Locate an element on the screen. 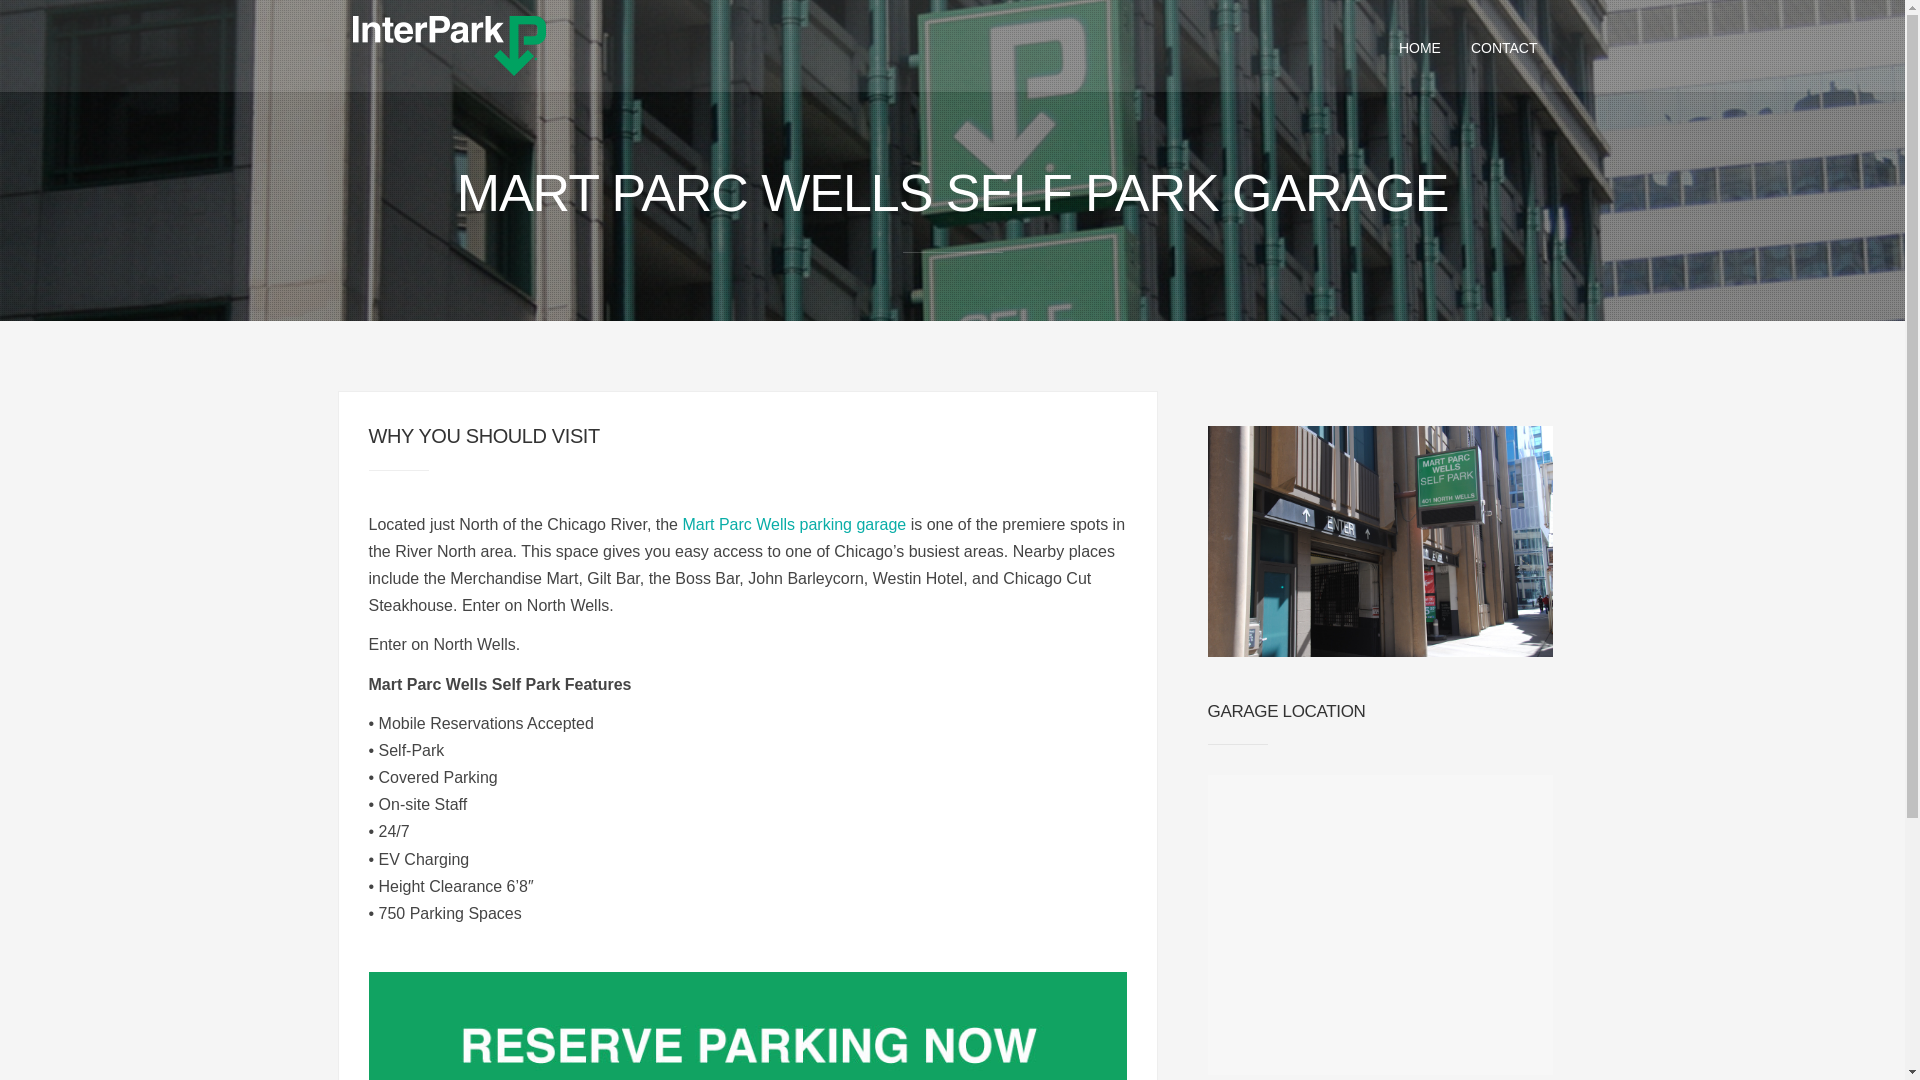 This screenshot has height=1080, width=1920. 'CONTACT' is located at coordinates (1504, 45).